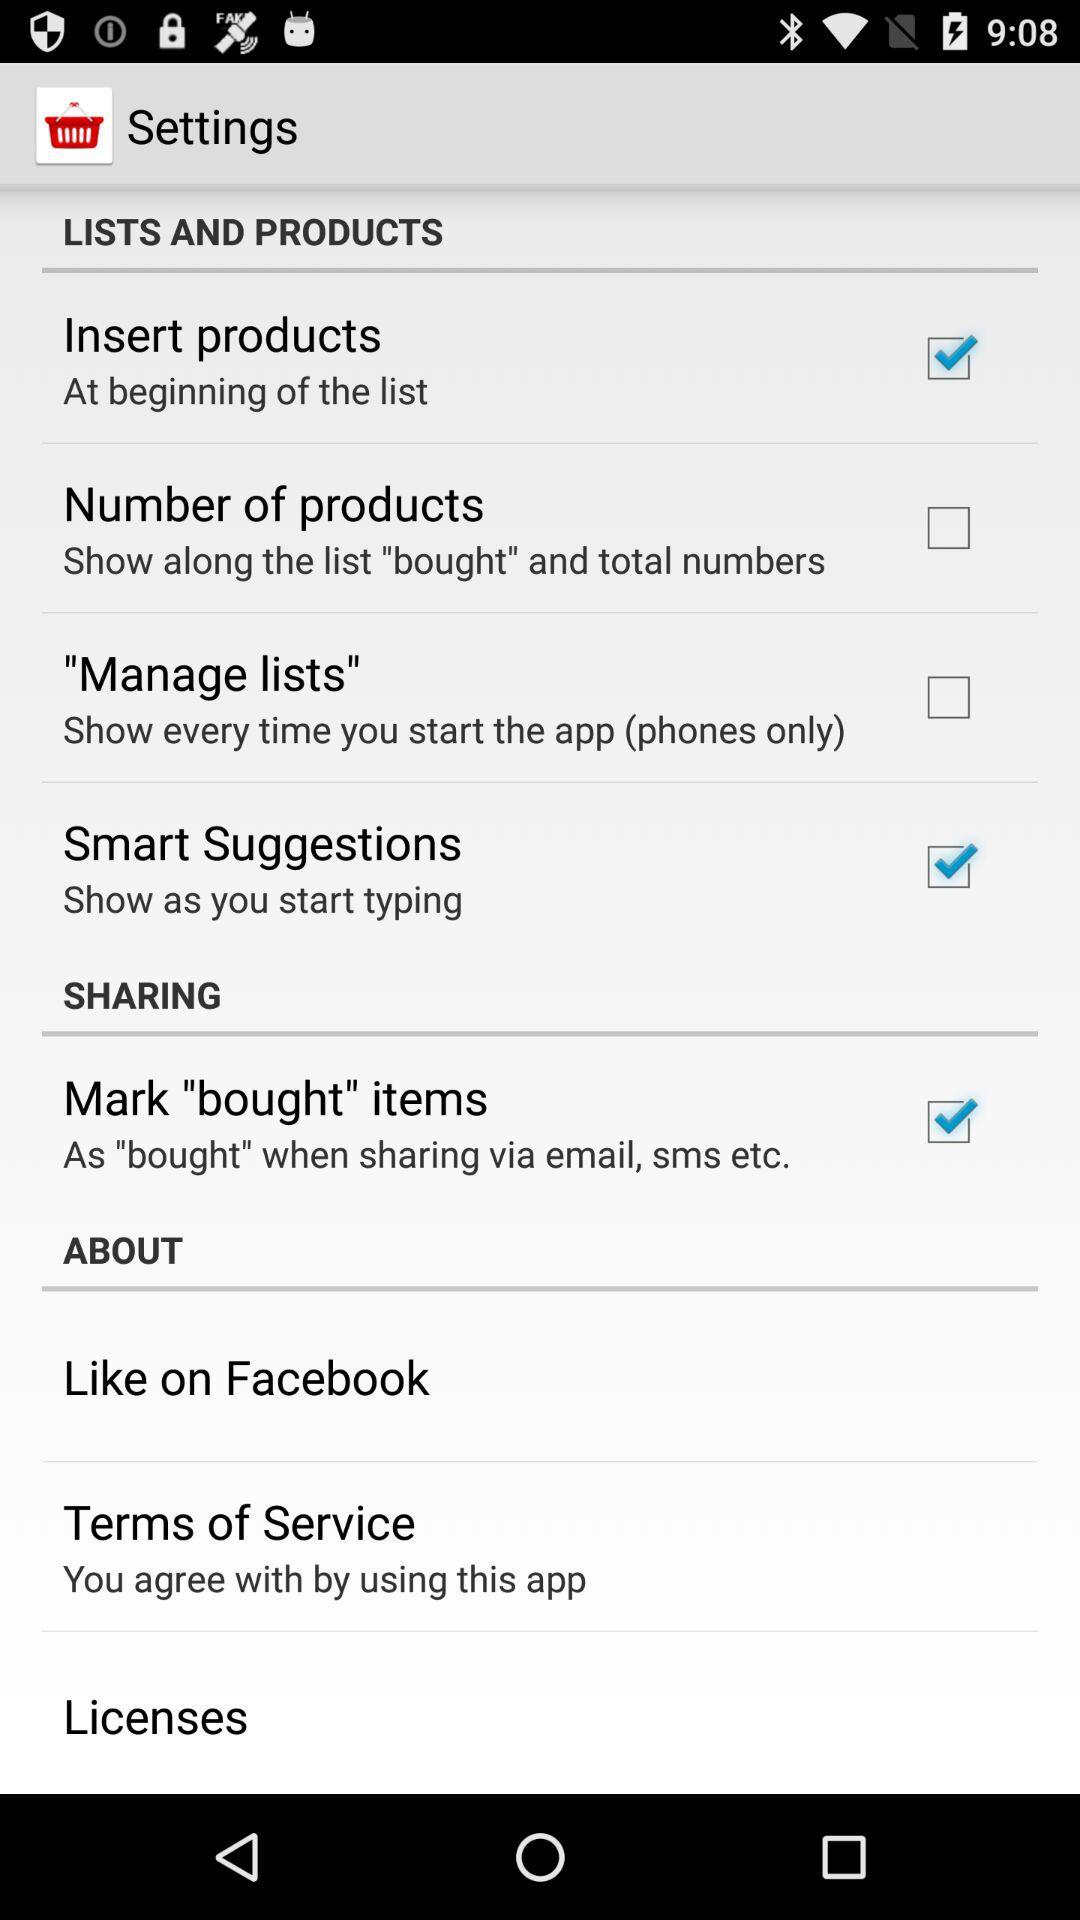  What do you see at coordinates (323, 1577) in the screenshot?
I see `icon below terms of service` at bounding box center [323, 1577].